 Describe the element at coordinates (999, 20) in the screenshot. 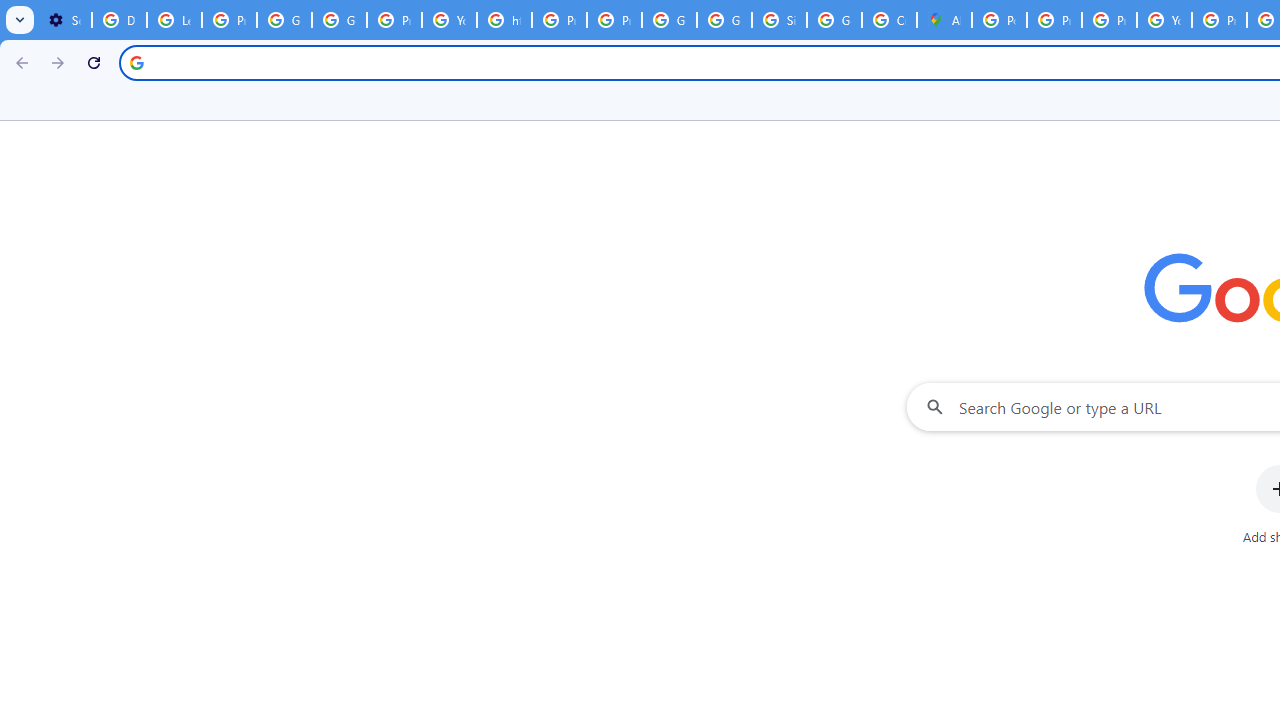

I see `'Policy Accountability and Transparency - Transparency Center'` at that location.